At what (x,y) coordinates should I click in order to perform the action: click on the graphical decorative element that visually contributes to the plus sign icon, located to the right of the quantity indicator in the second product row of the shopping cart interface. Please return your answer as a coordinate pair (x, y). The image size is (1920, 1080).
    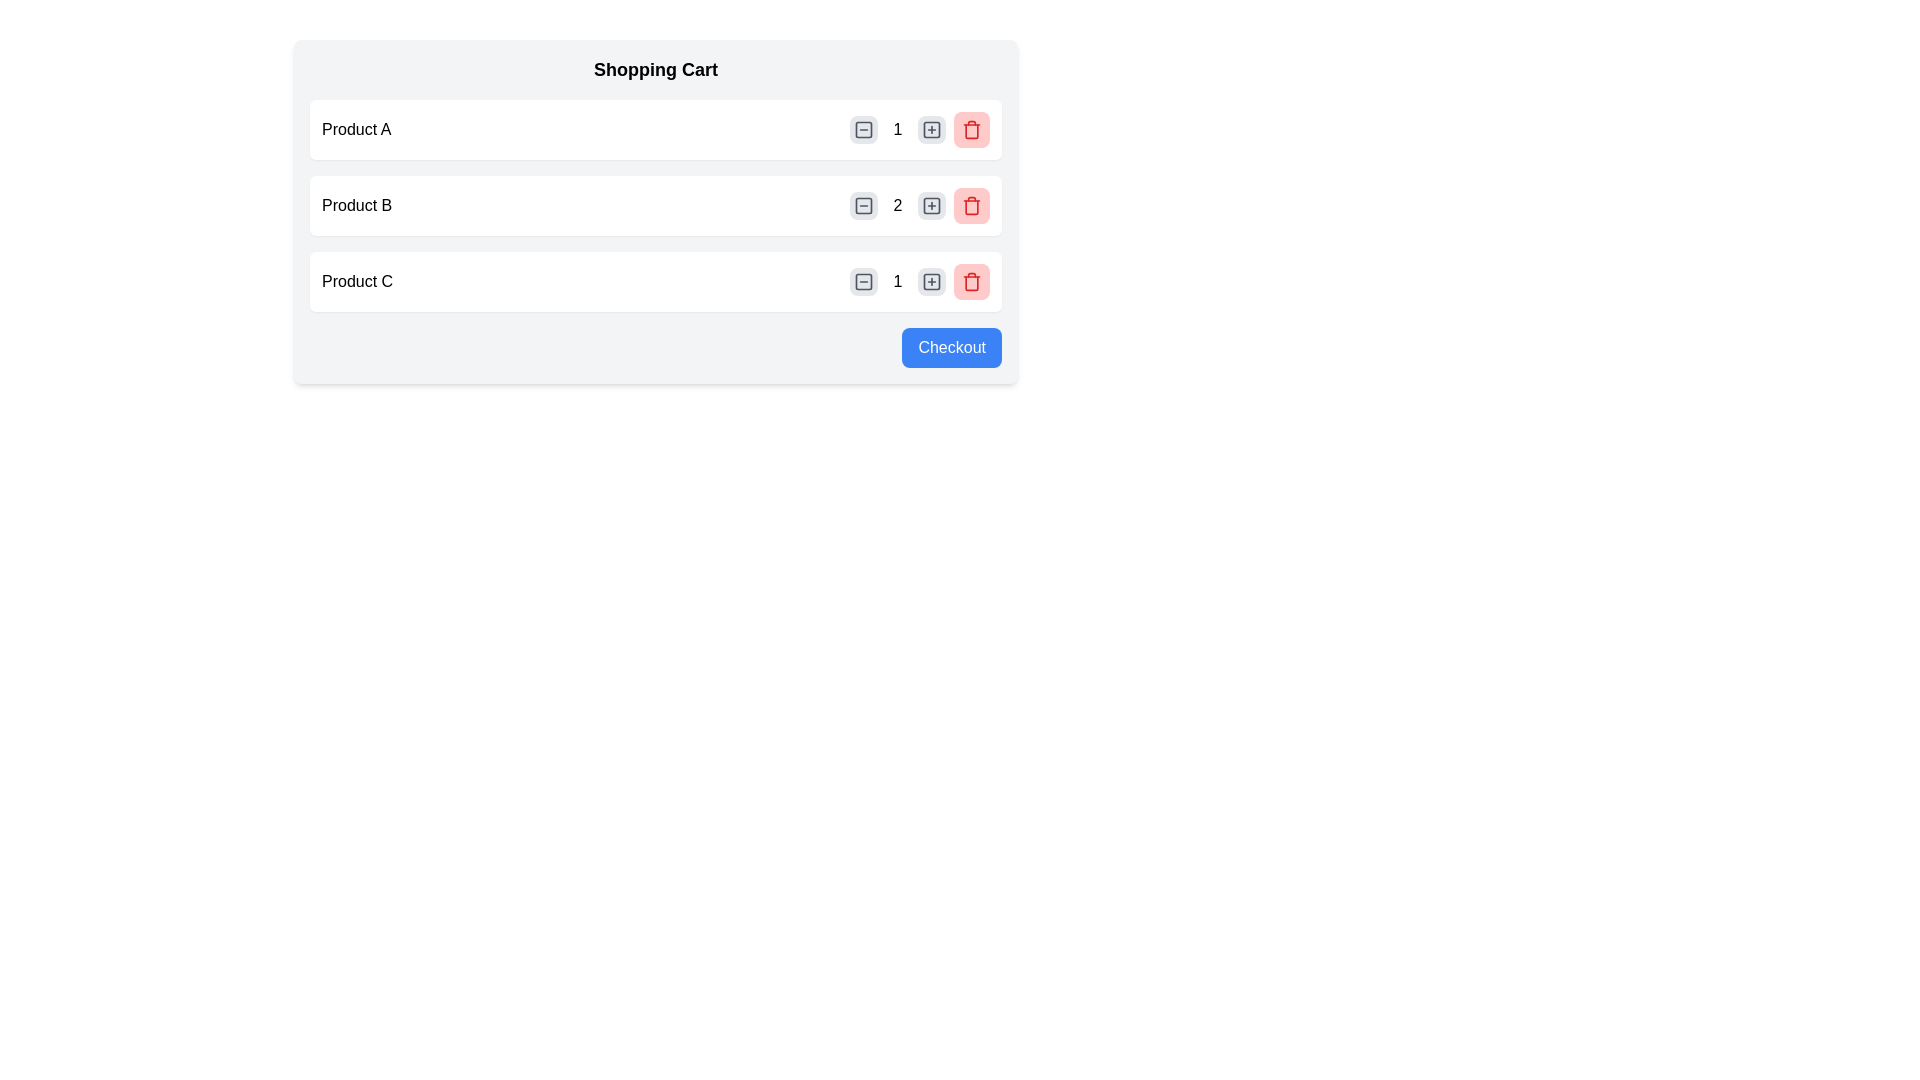
    Looking at the image, I should click on (930, 205).